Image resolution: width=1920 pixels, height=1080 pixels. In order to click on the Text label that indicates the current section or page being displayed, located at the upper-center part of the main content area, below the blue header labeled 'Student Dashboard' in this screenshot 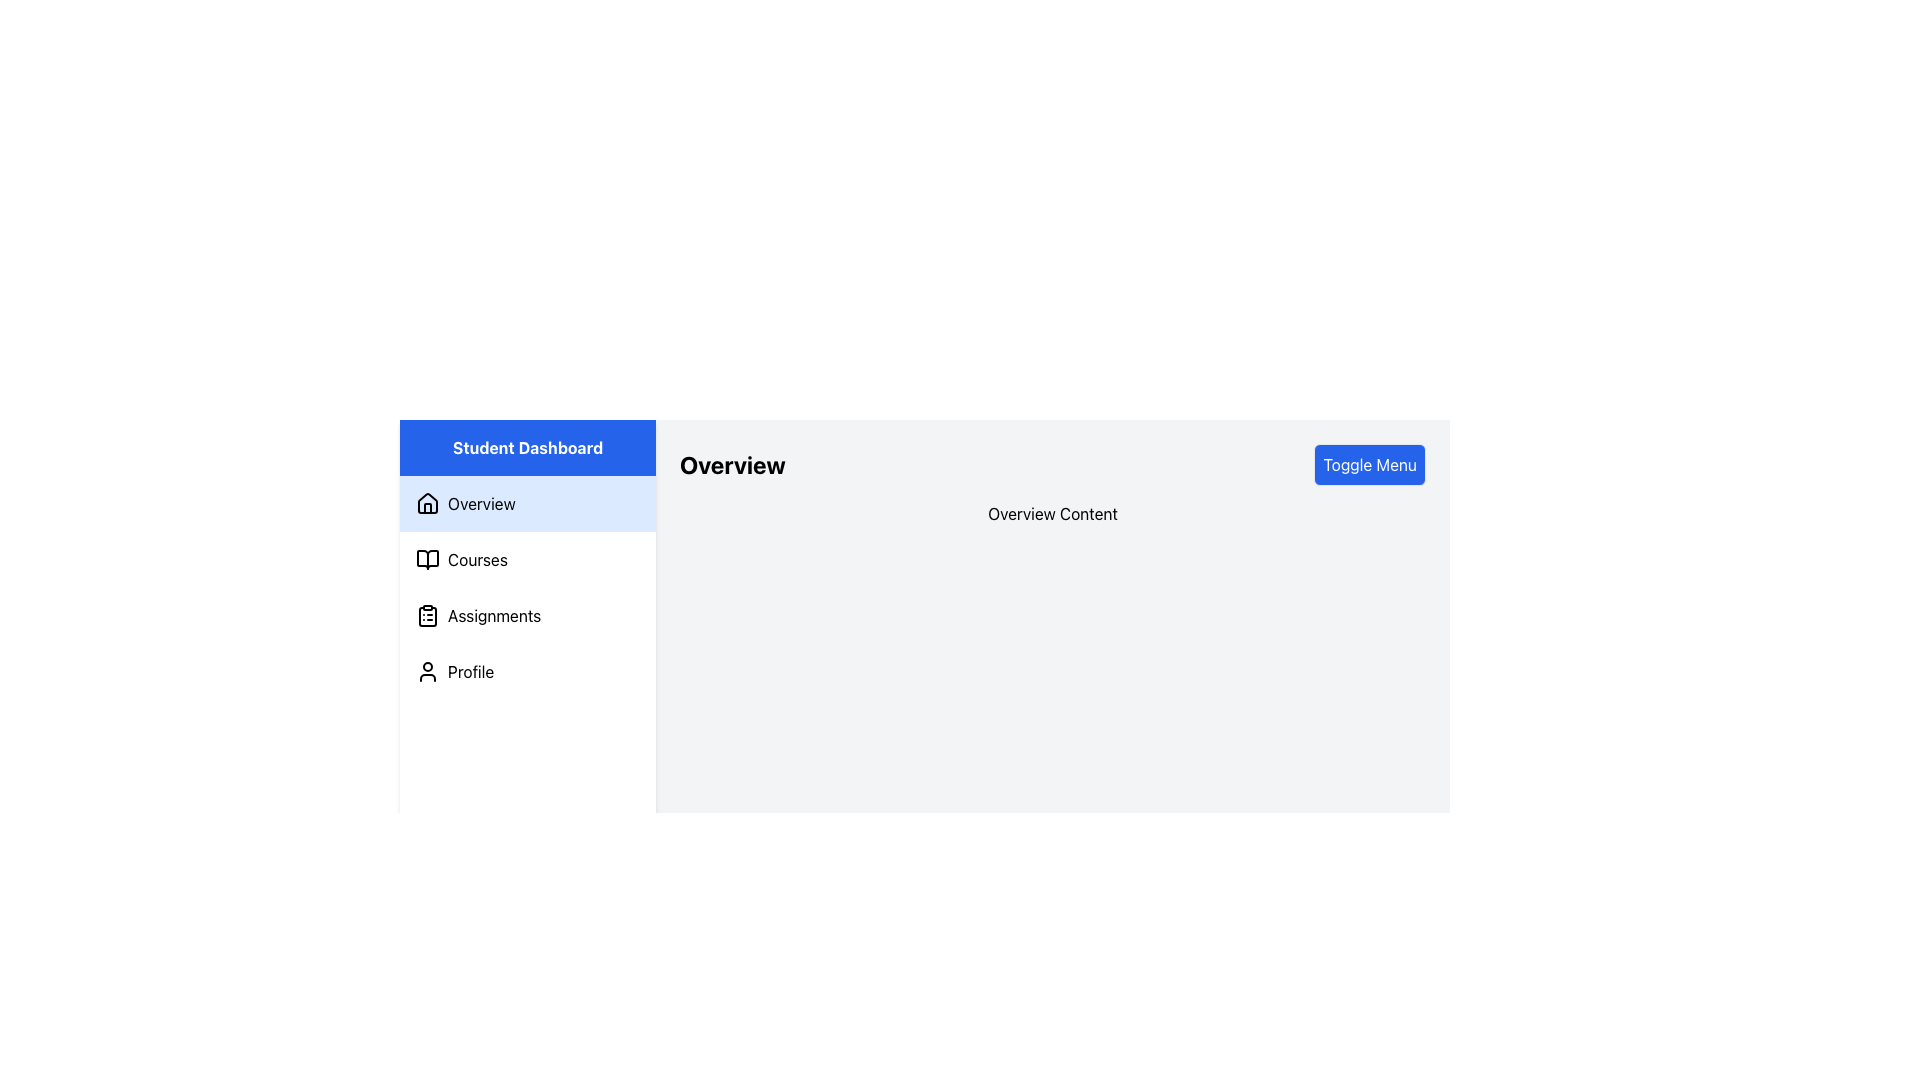, I will do `click(731, 465)`.